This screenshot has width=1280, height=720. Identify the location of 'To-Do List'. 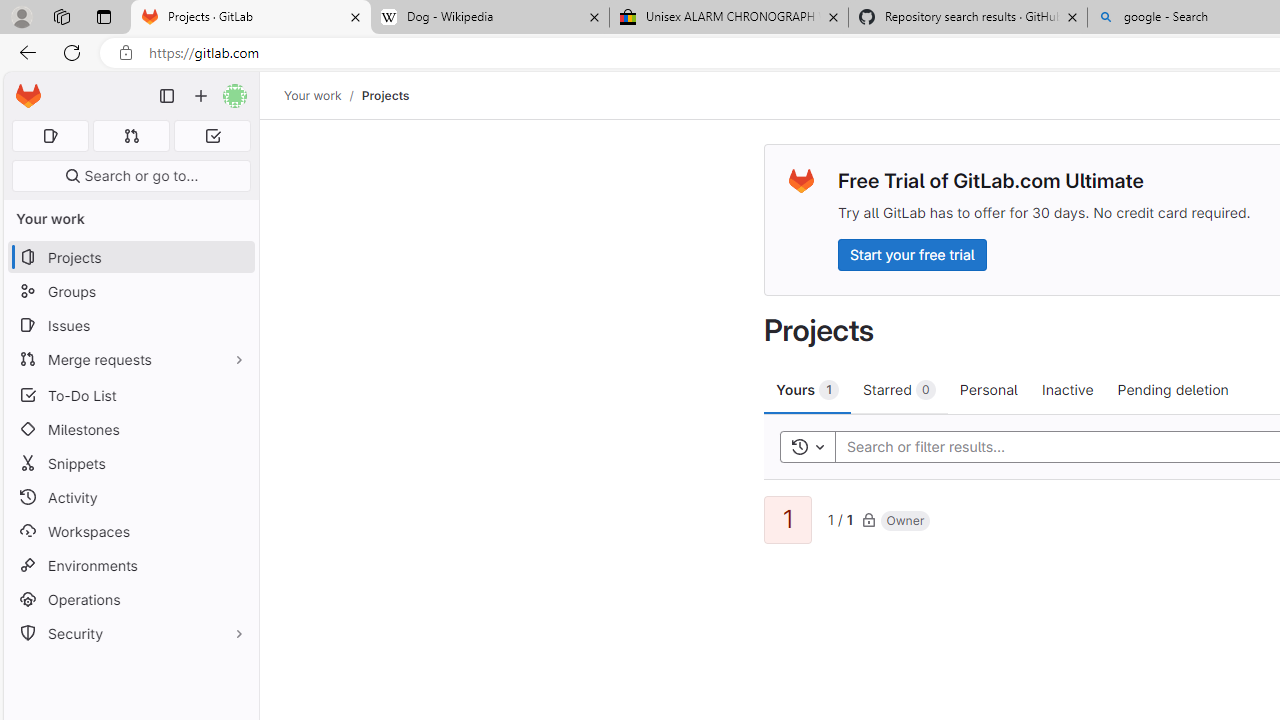
(130, 395).